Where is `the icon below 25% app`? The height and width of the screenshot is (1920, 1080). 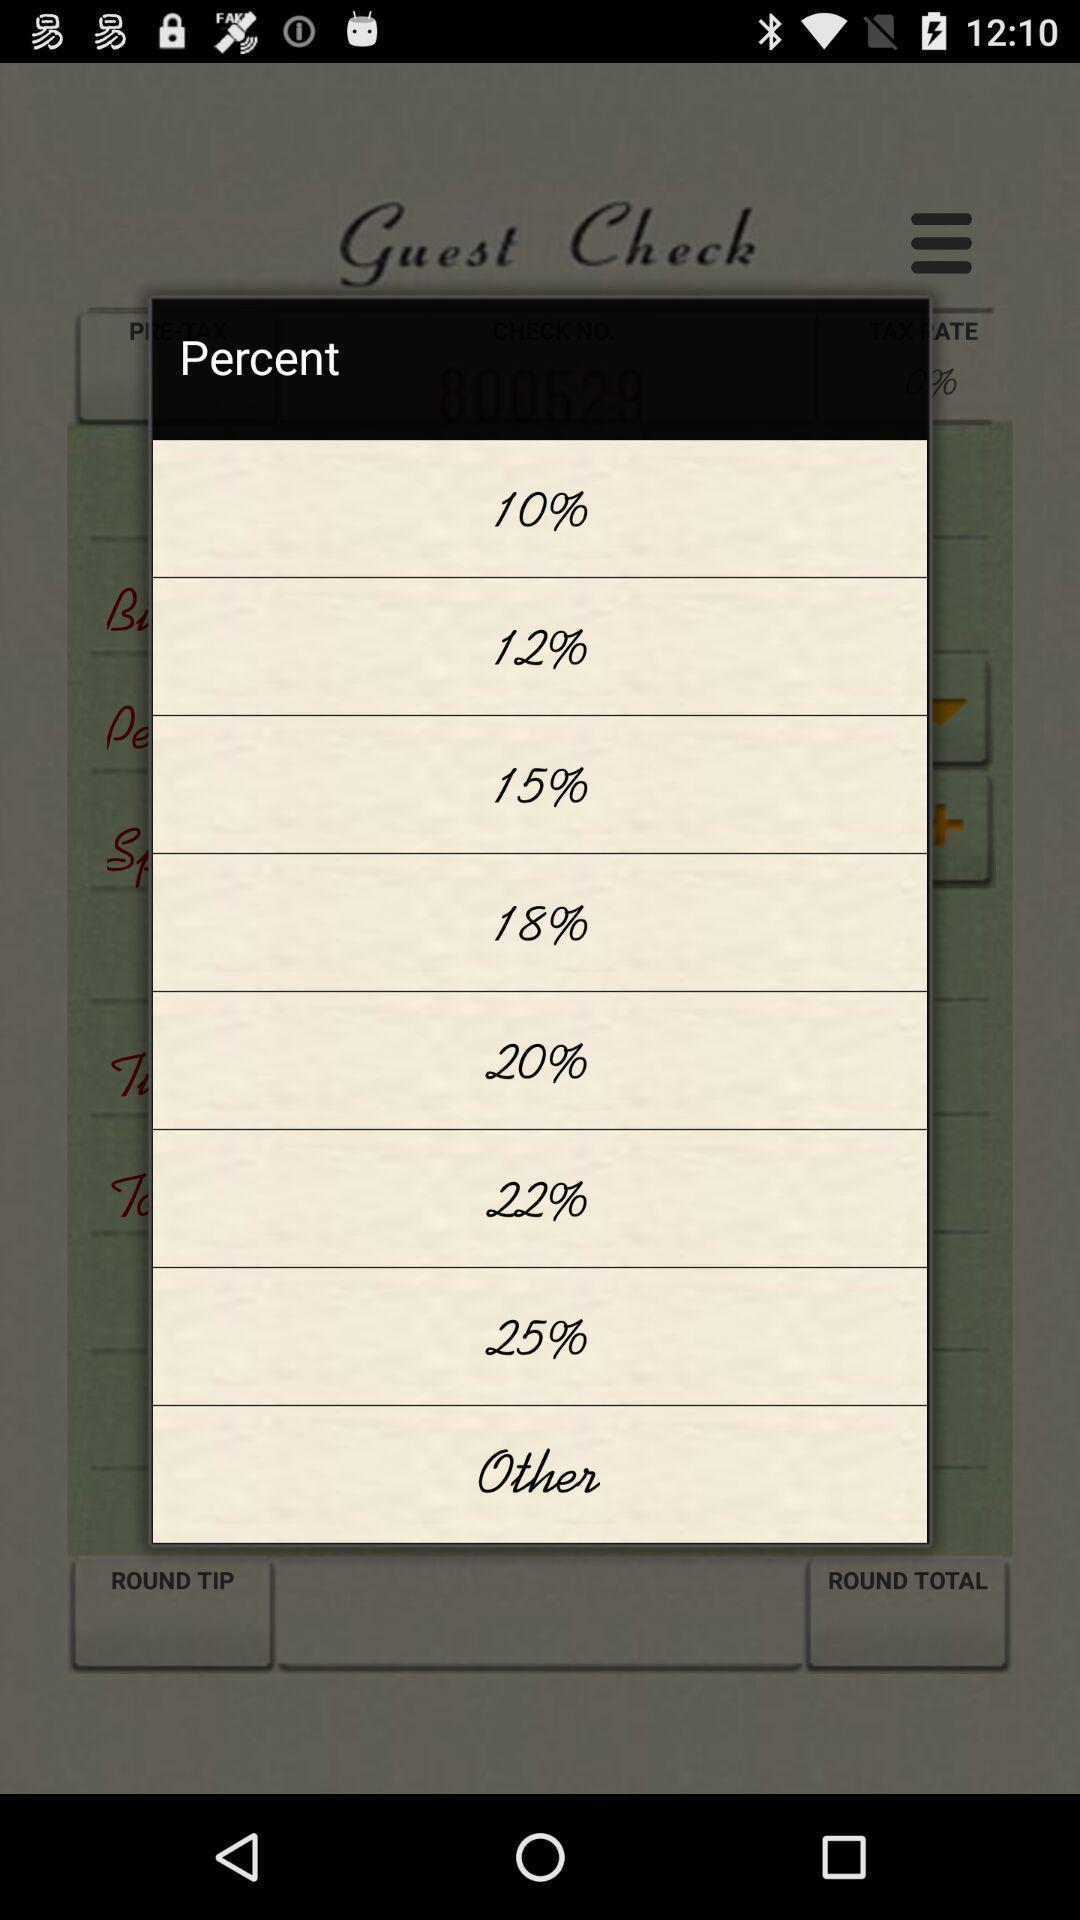
the icon below 25% app is located at coordinates (540, 1474).